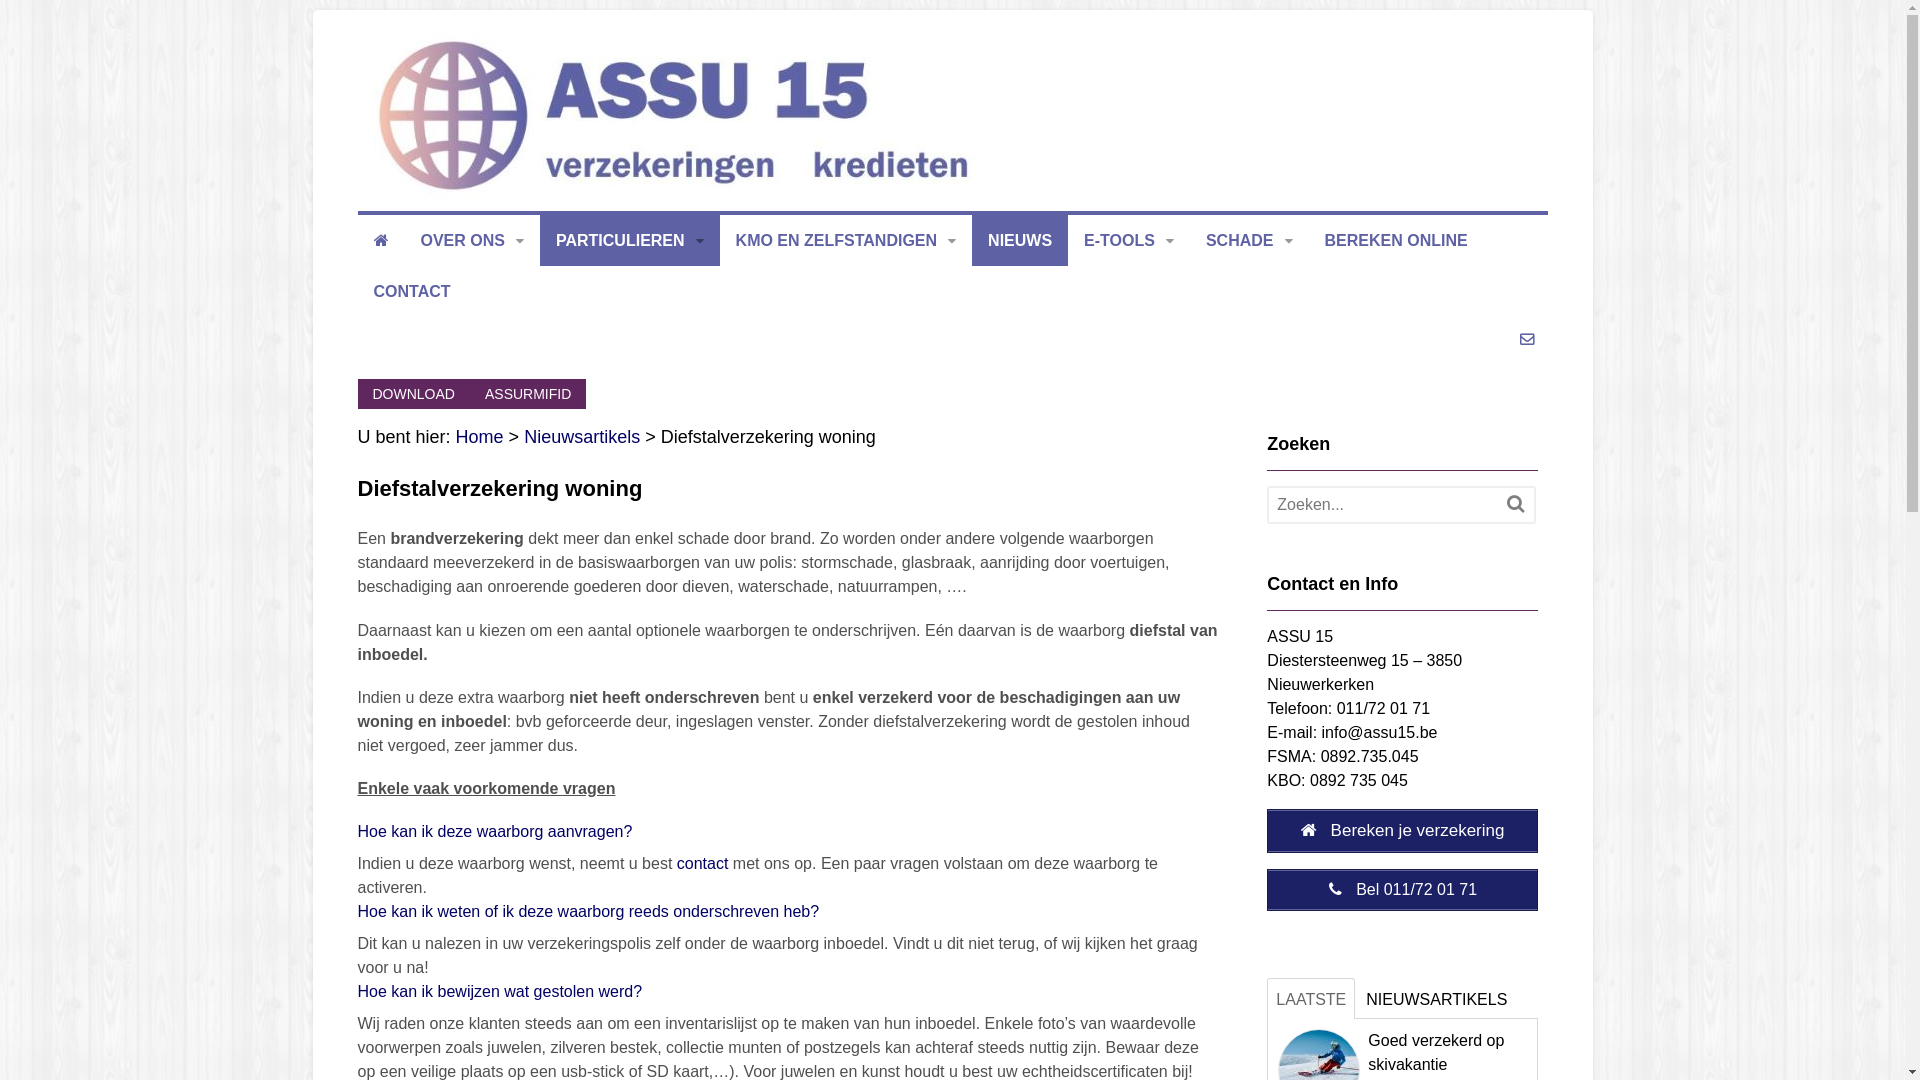  What do you see at coordinates (676, 862) in the screenshot?
I see `'contact'` at bounding box center [676, 862].